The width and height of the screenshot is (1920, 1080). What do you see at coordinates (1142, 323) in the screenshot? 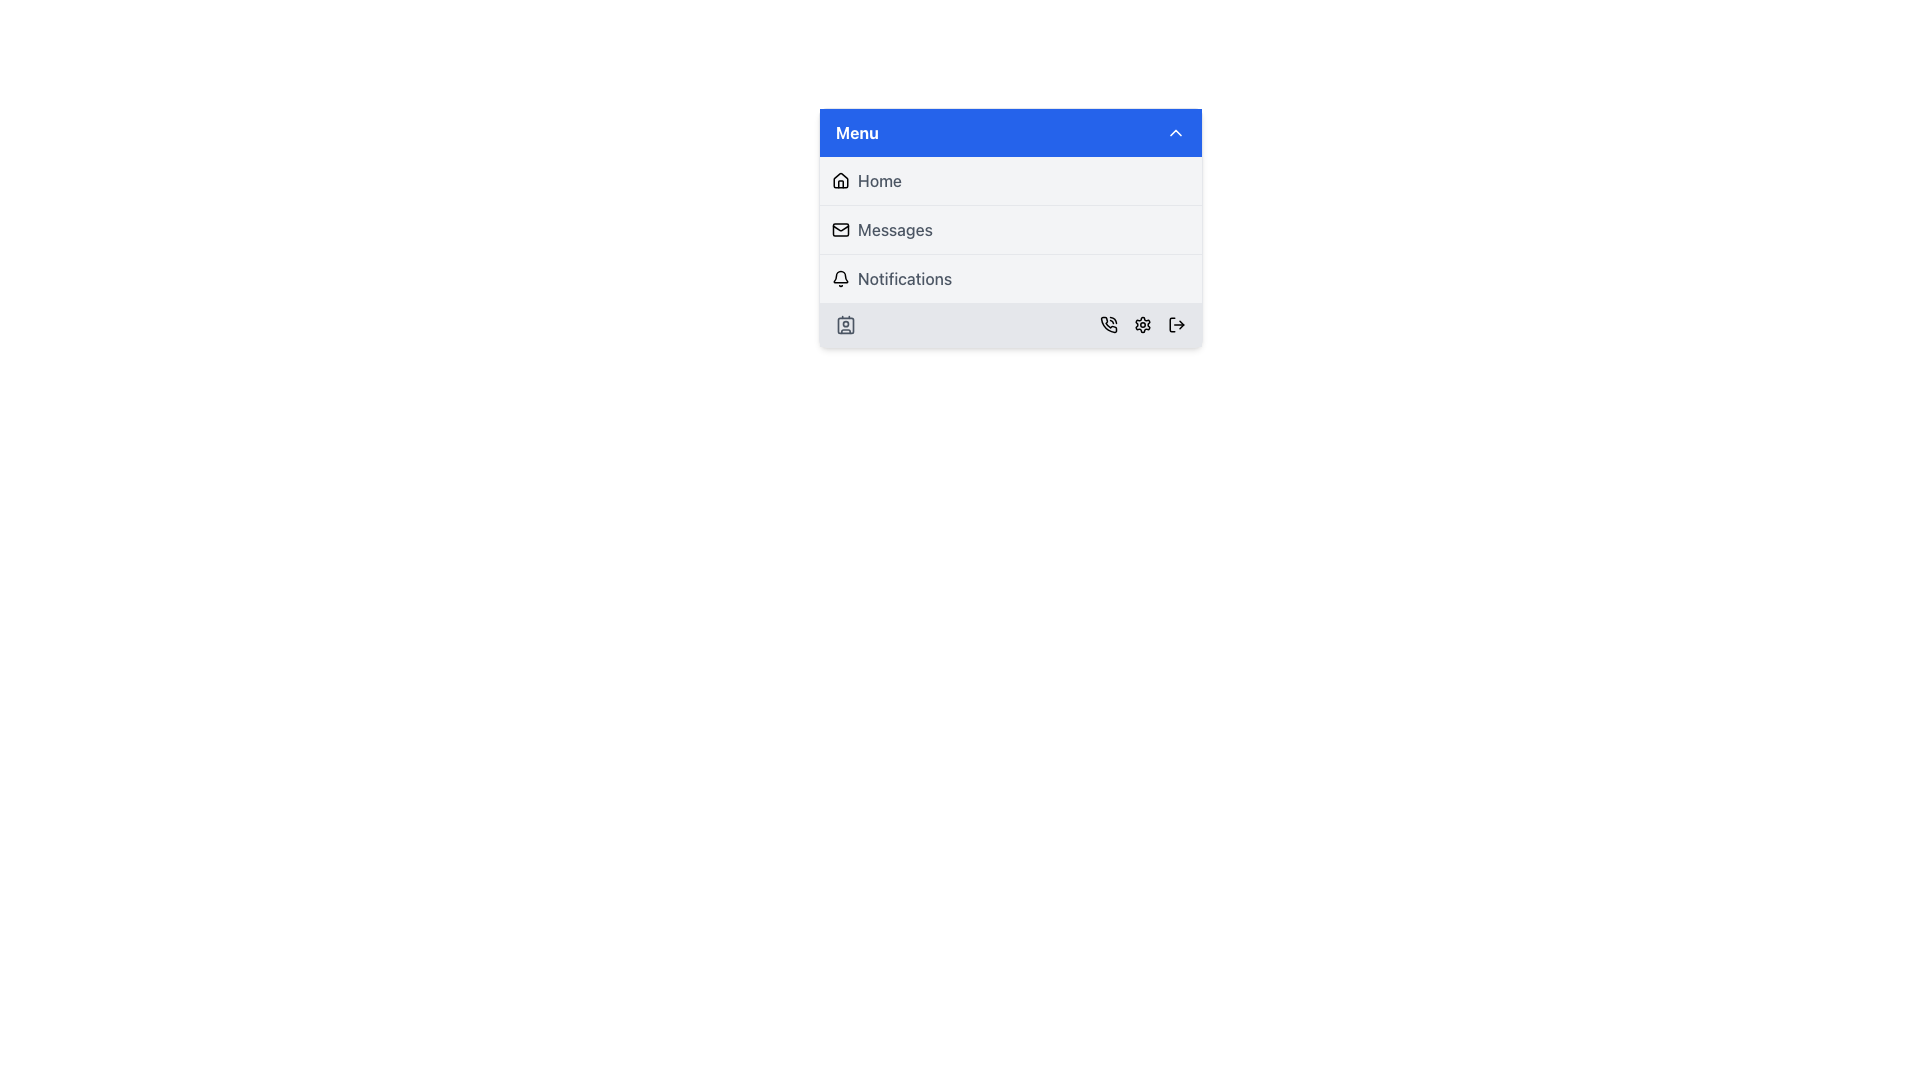
I see `the Settings icon located in the bottom row of icons in the dropdown menu under the 'Menu' heading` at bounding box center [1142, 323].